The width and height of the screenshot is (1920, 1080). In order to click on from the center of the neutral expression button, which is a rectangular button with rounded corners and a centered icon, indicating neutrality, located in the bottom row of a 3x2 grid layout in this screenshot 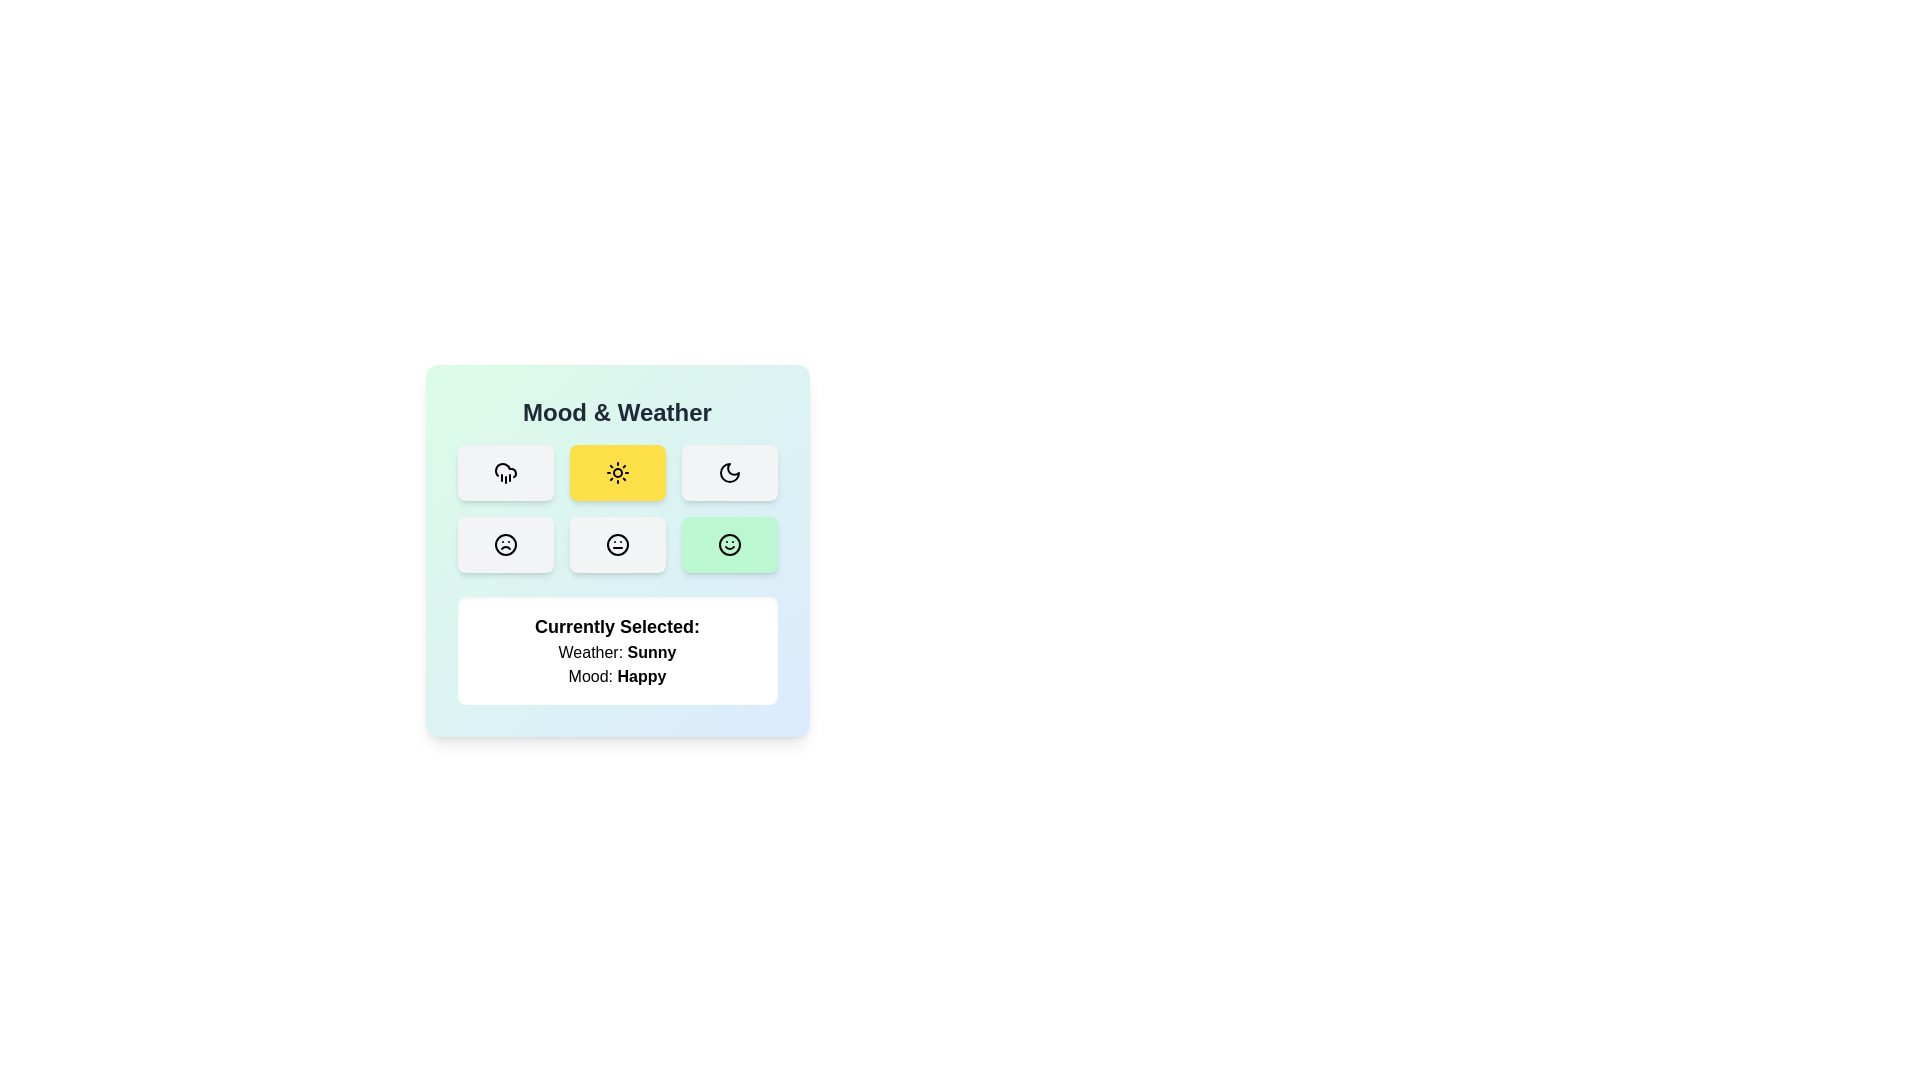, I will do `click(616, 544)`.